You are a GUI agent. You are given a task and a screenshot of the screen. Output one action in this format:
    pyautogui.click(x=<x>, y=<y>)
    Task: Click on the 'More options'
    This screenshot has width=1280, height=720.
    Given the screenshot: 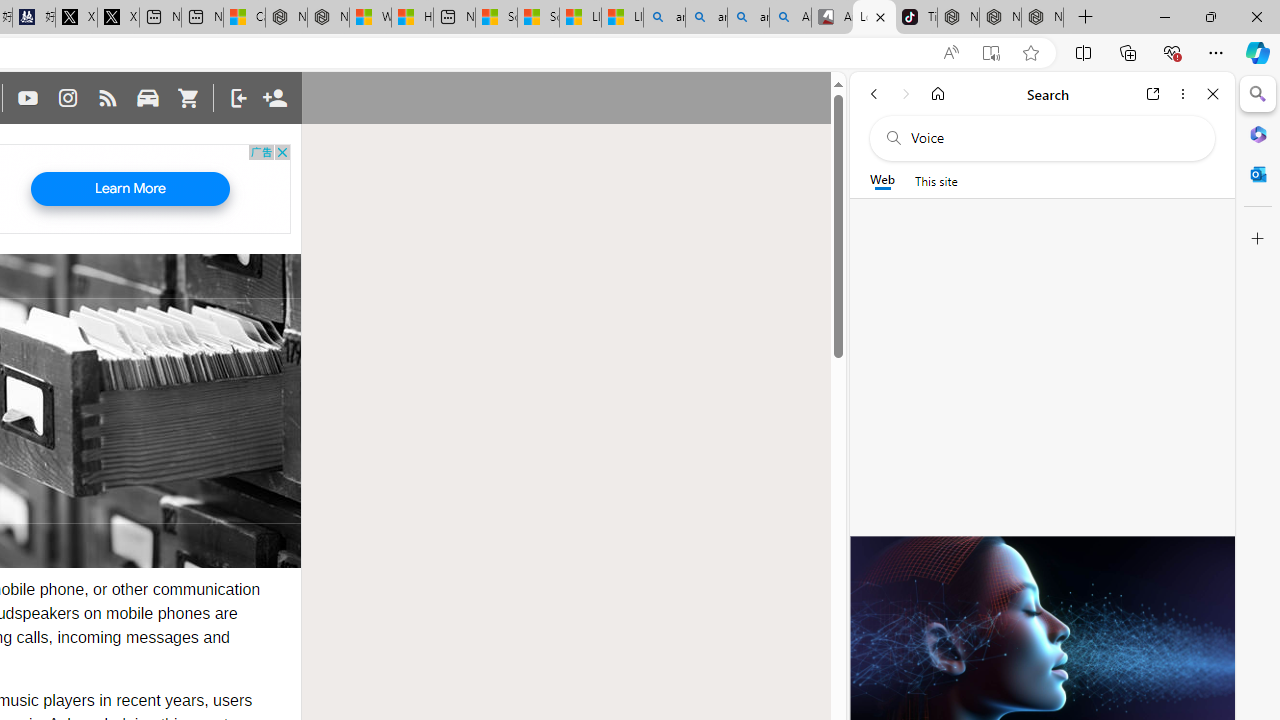 What is the action you would take?
    pyautogui.click(x=1182, y=93)
    